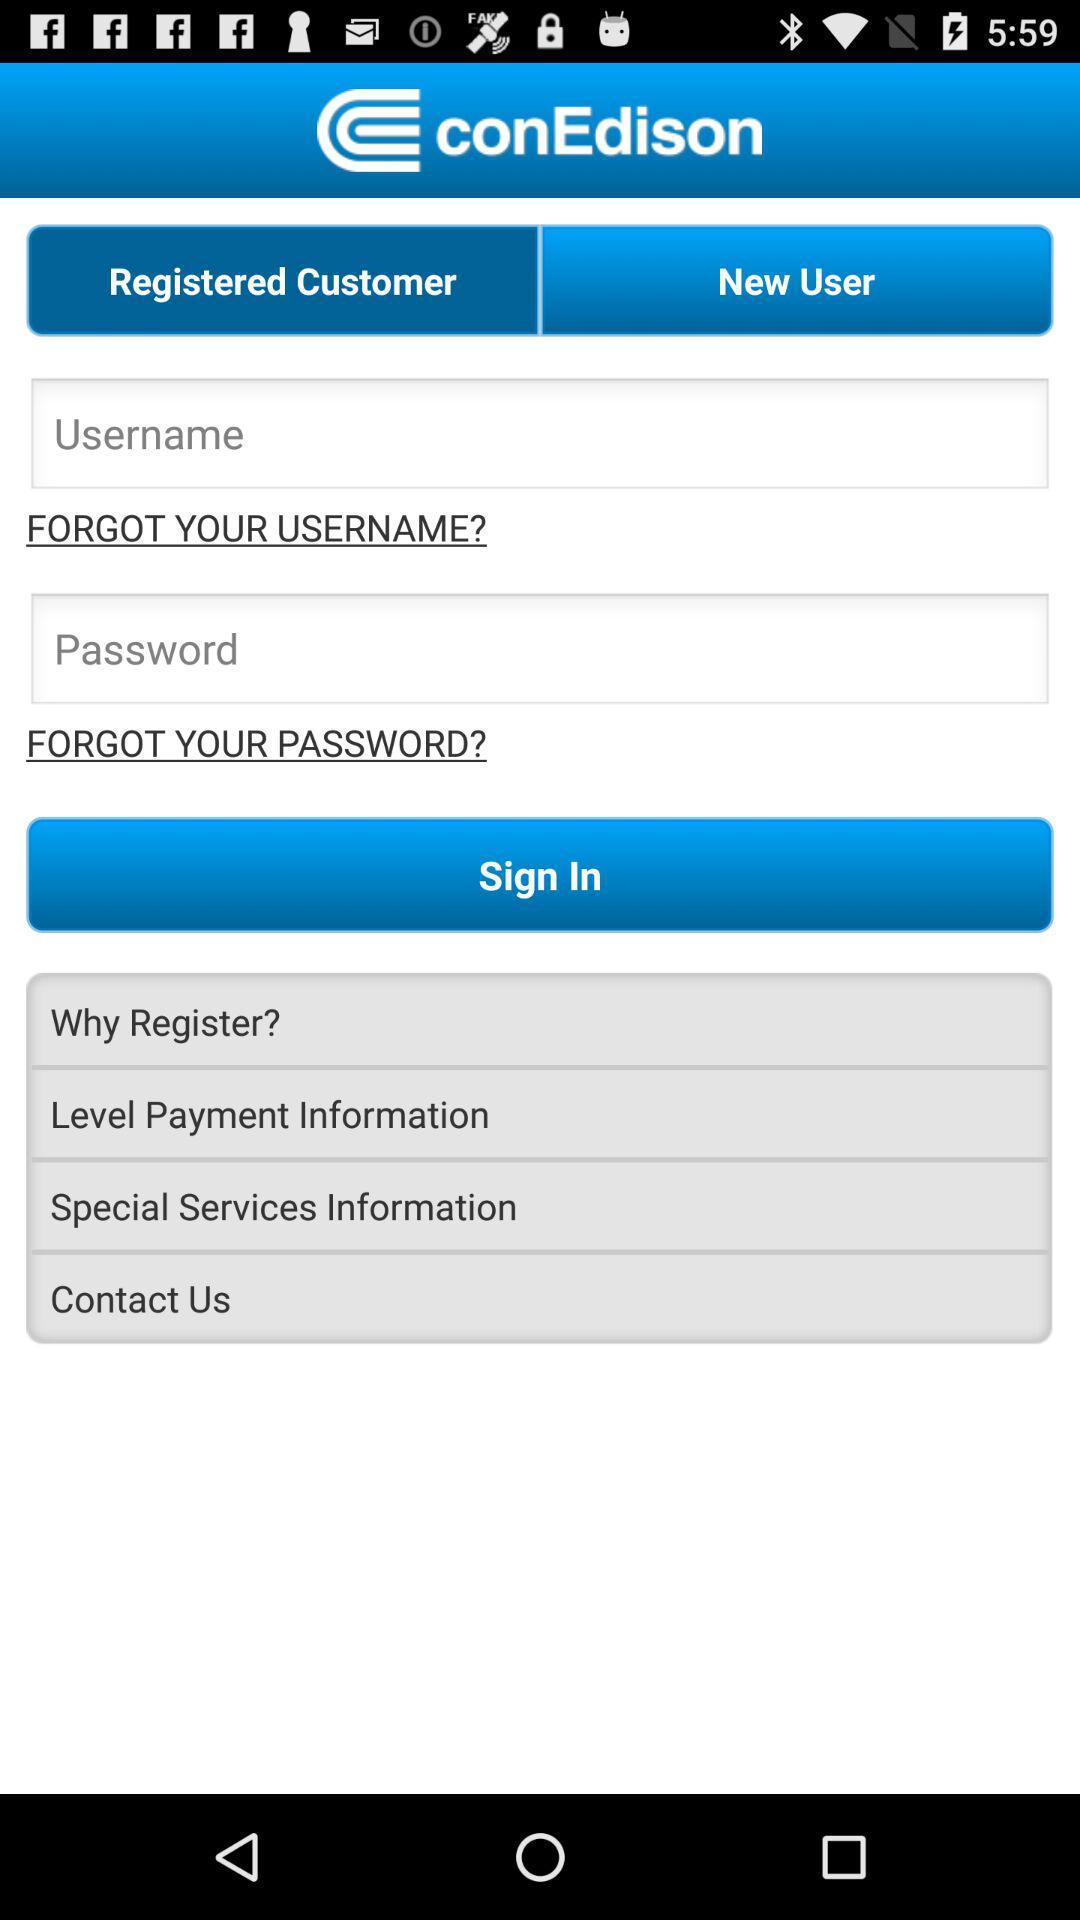 The height and width of the screenshot is (1920, 1080). I want to click on the radio button next to the registered customer item, so click(795, 279).